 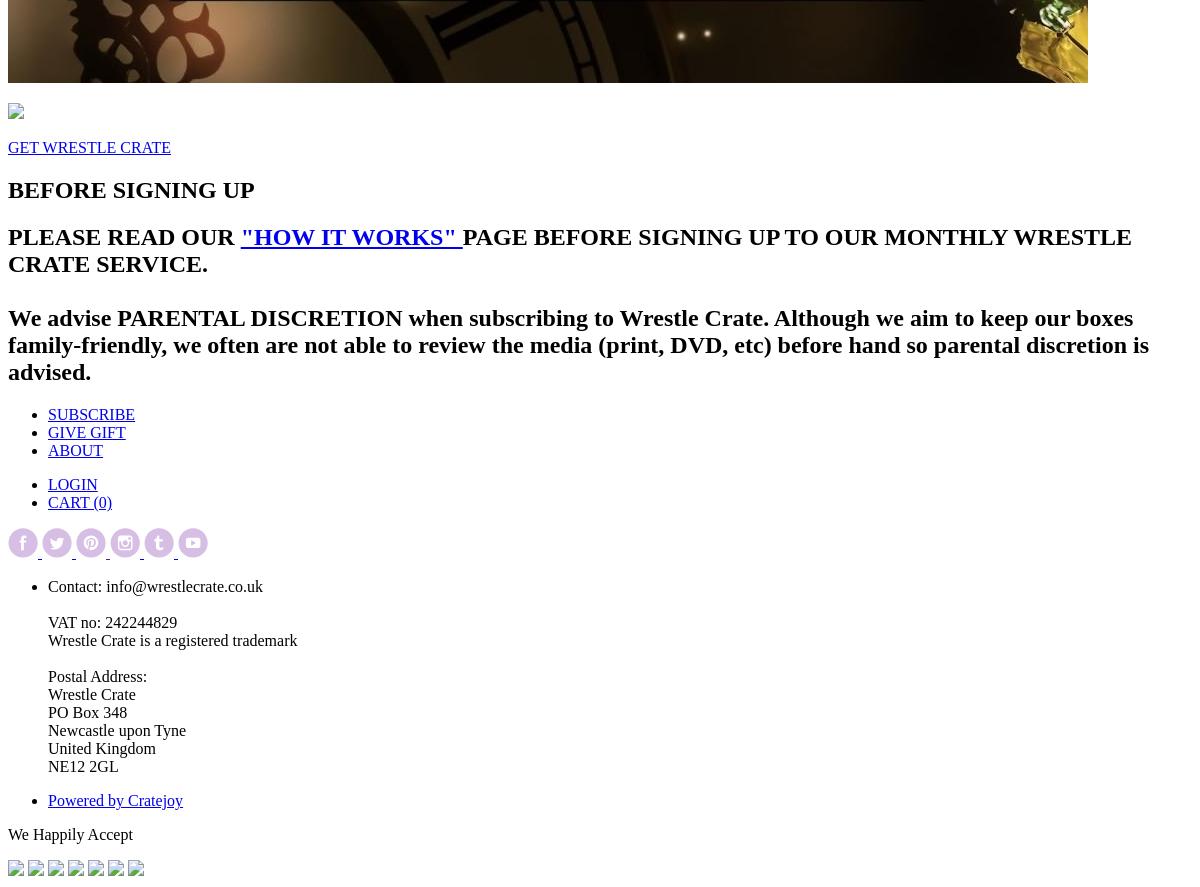 I want to click on 'BEFORE SIGNING UP', so click(x=131, y=188).